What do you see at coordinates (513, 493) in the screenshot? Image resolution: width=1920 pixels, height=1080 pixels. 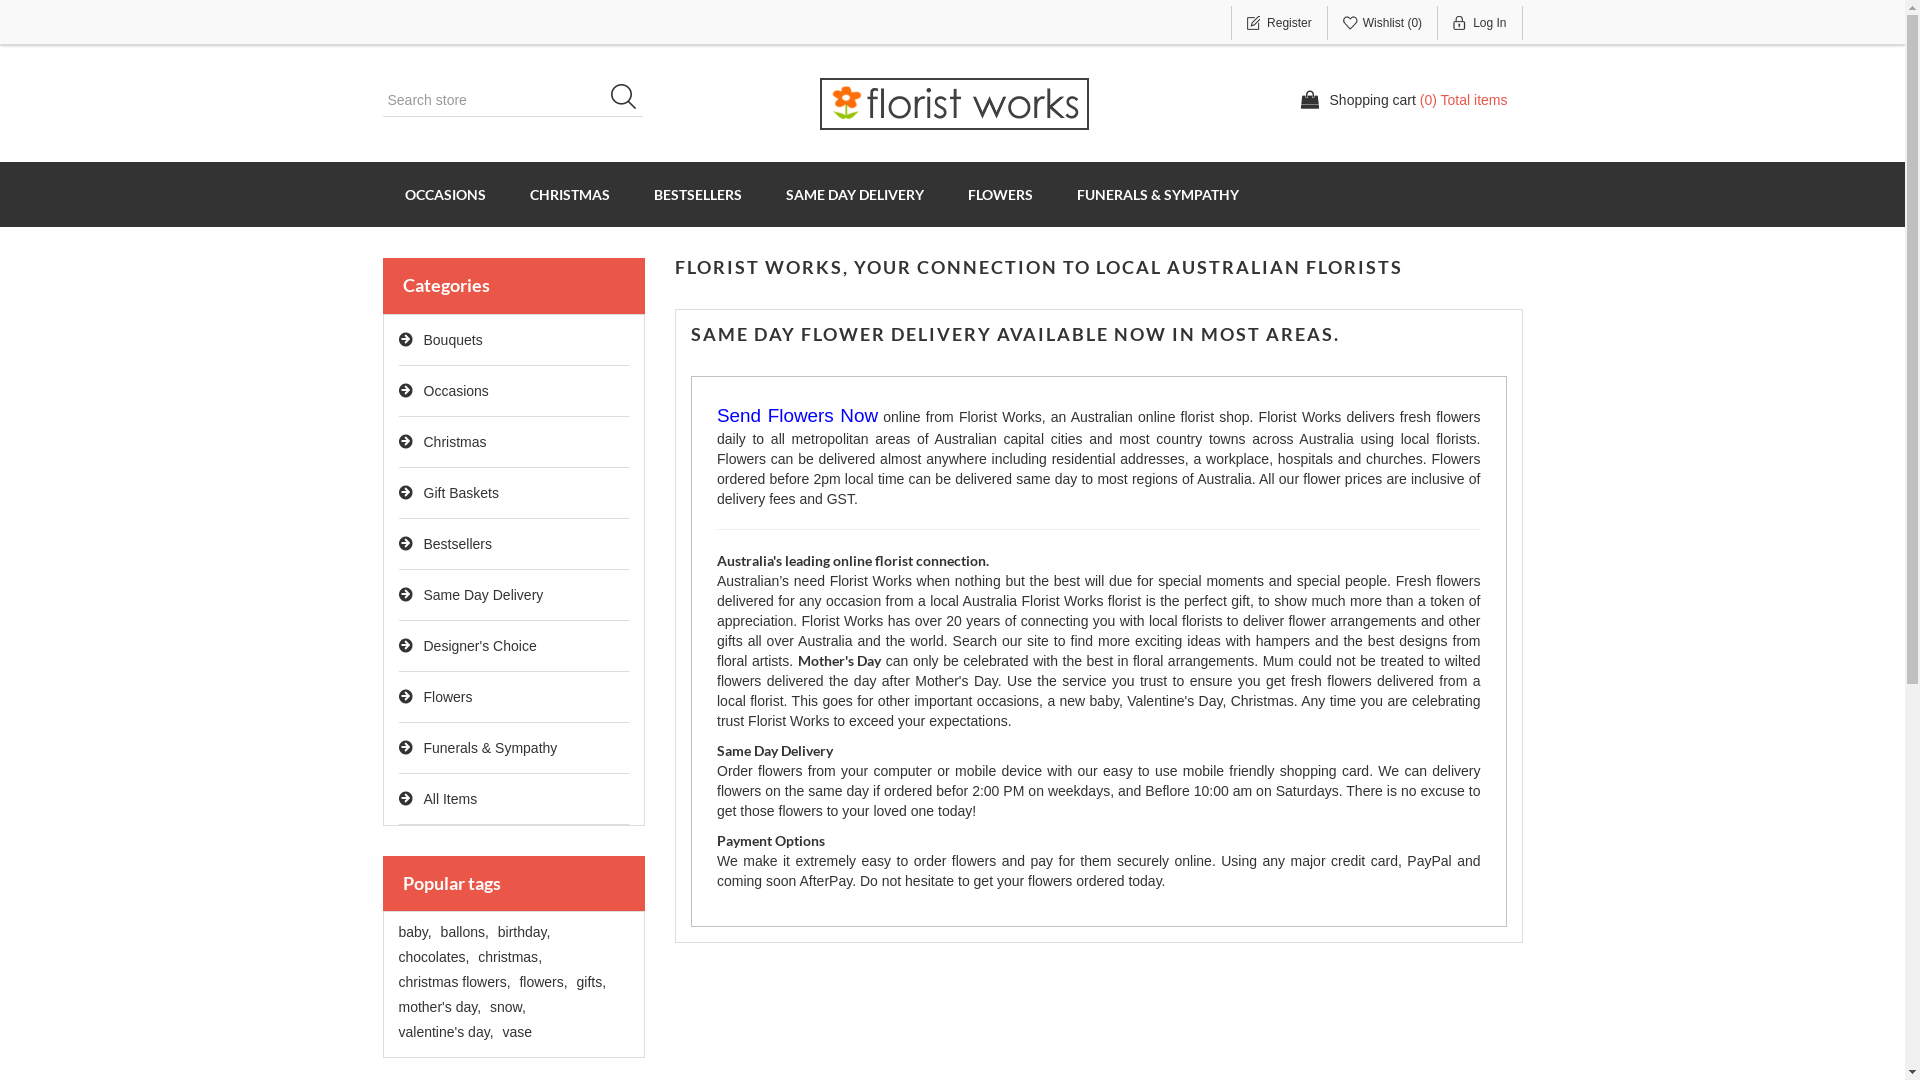 I see `'Gift Baskets'` at bounding box center [513, 493].